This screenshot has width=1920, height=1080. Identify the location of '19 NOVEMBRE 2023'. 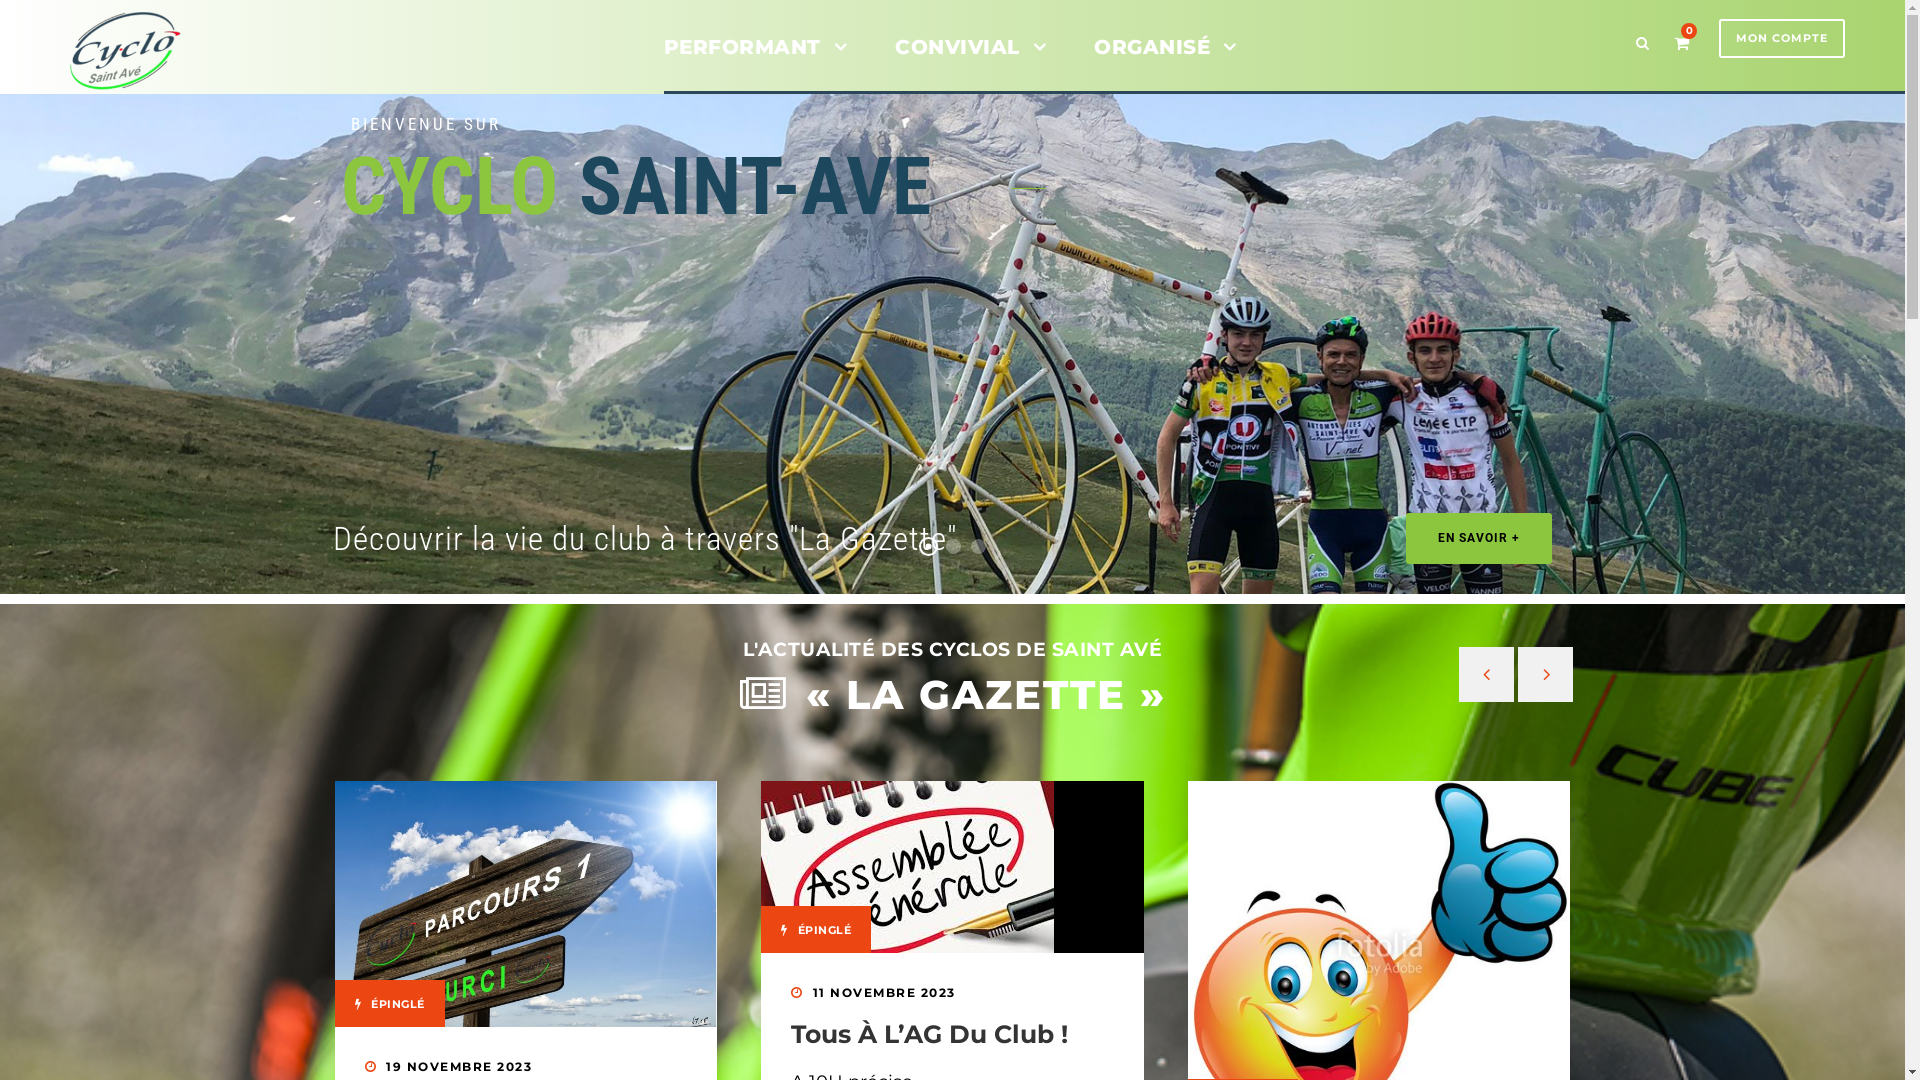
(458, 1065).